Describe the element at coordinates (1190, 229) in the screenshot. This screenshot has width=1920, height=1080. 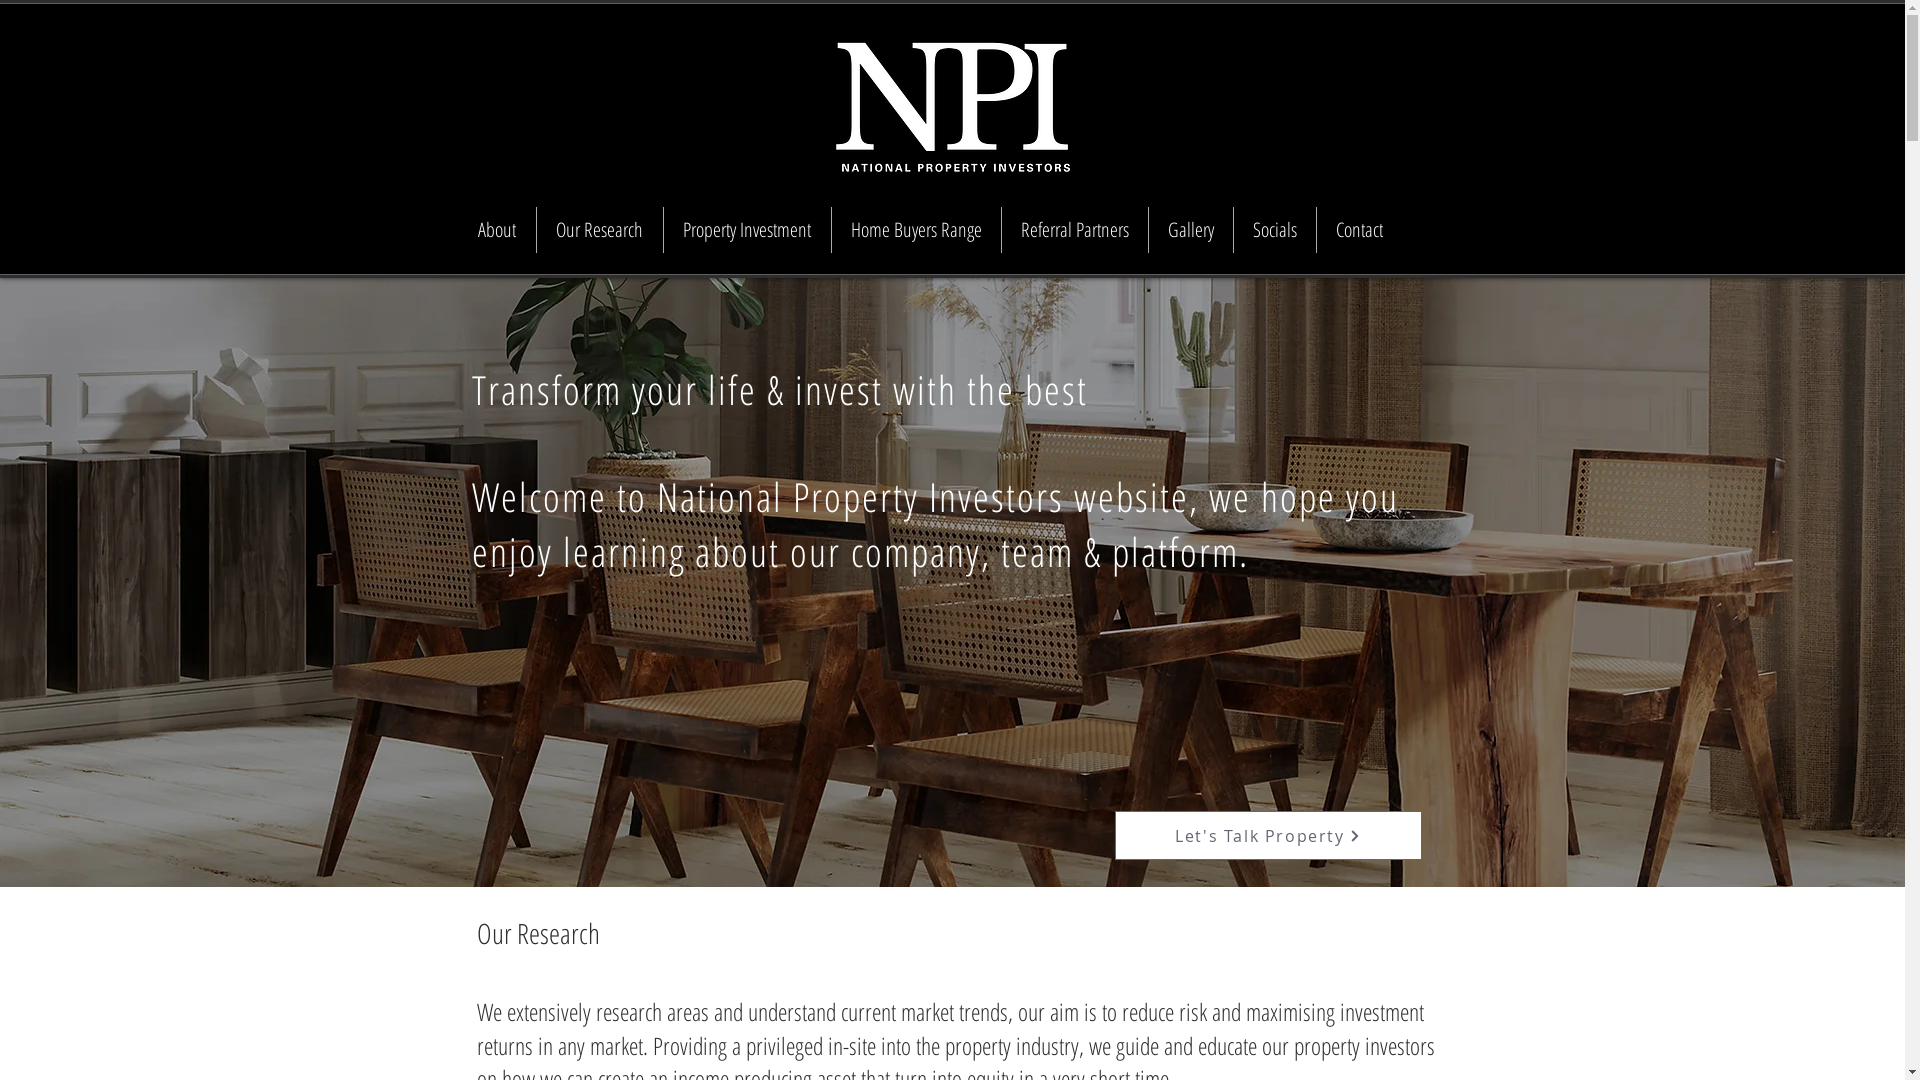
I see `'Gallery'` at that location.